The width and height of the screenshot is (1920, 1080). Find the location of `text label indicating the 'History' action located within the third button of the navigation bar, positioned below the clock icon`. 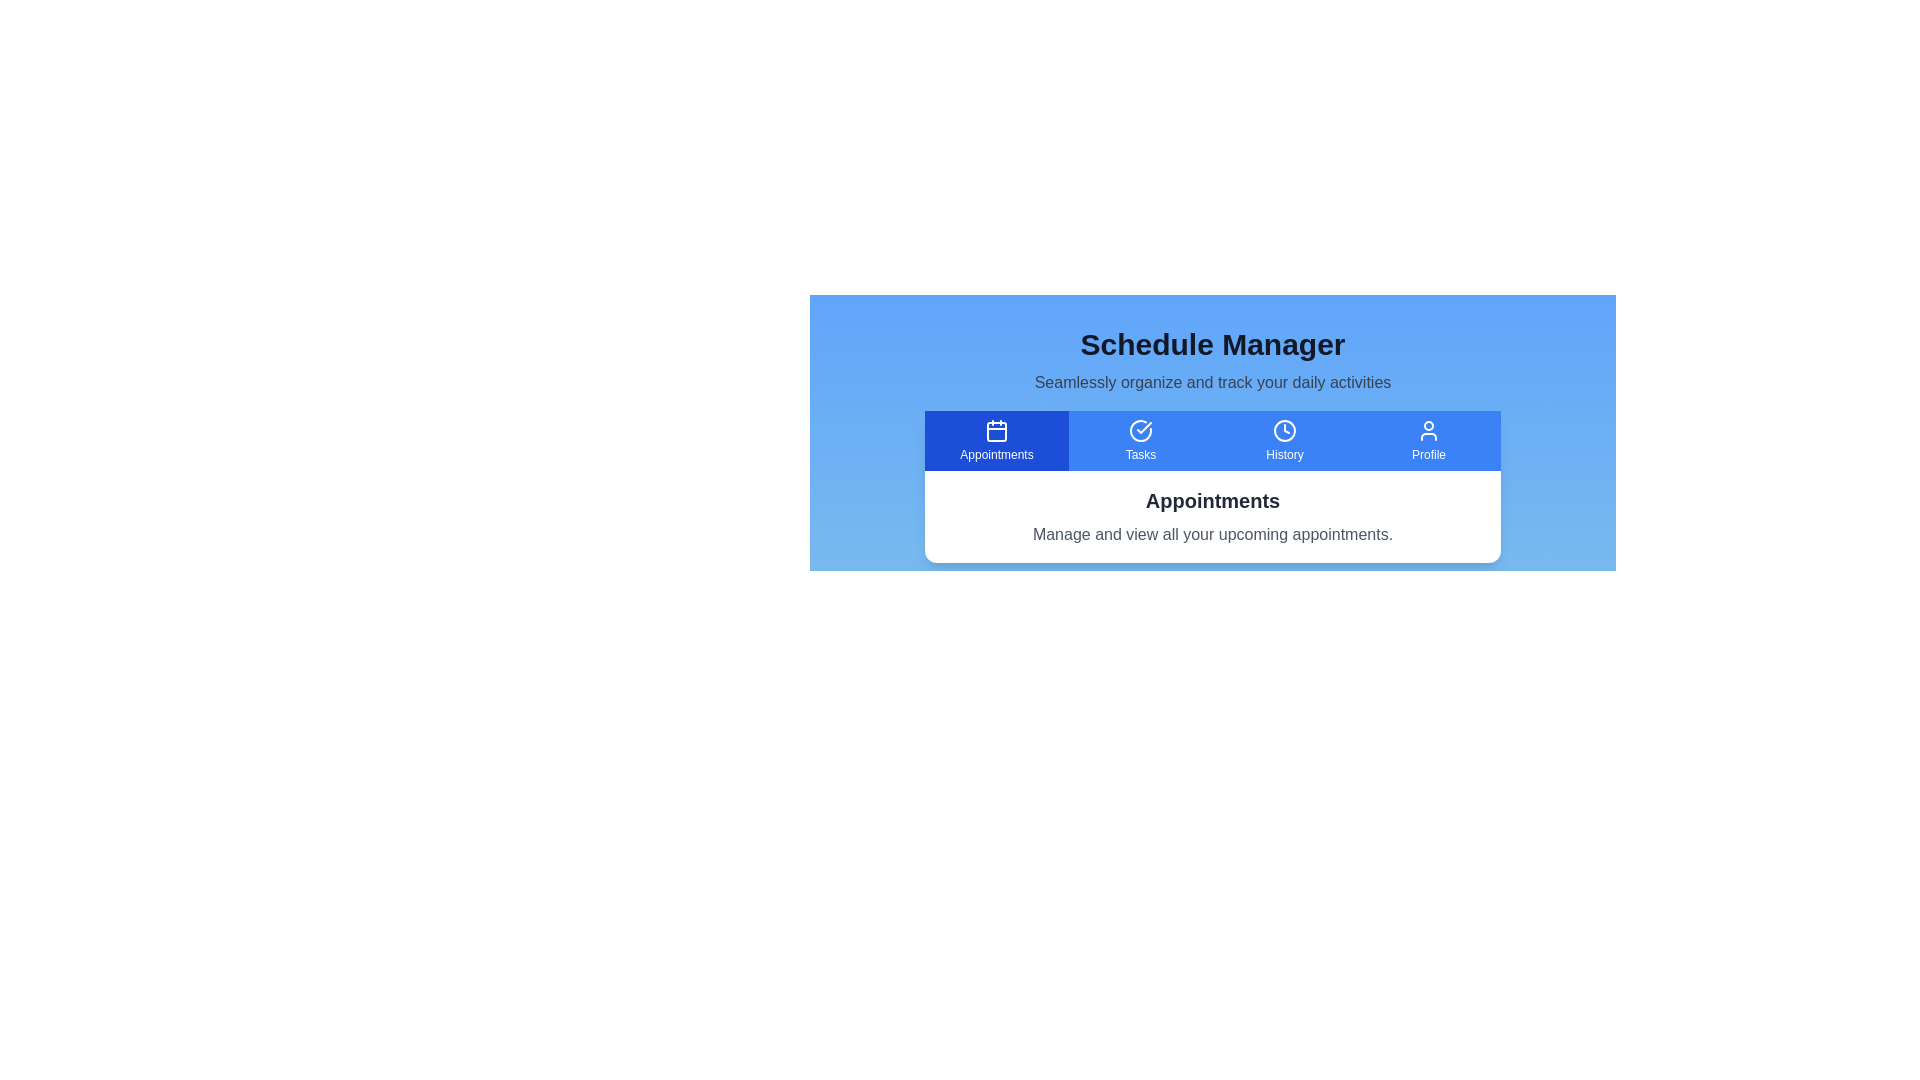

text label indicating the 'History' action located within the third button of the navigation bar, positioned below the clock icon is located at coordinates (1285, 455).